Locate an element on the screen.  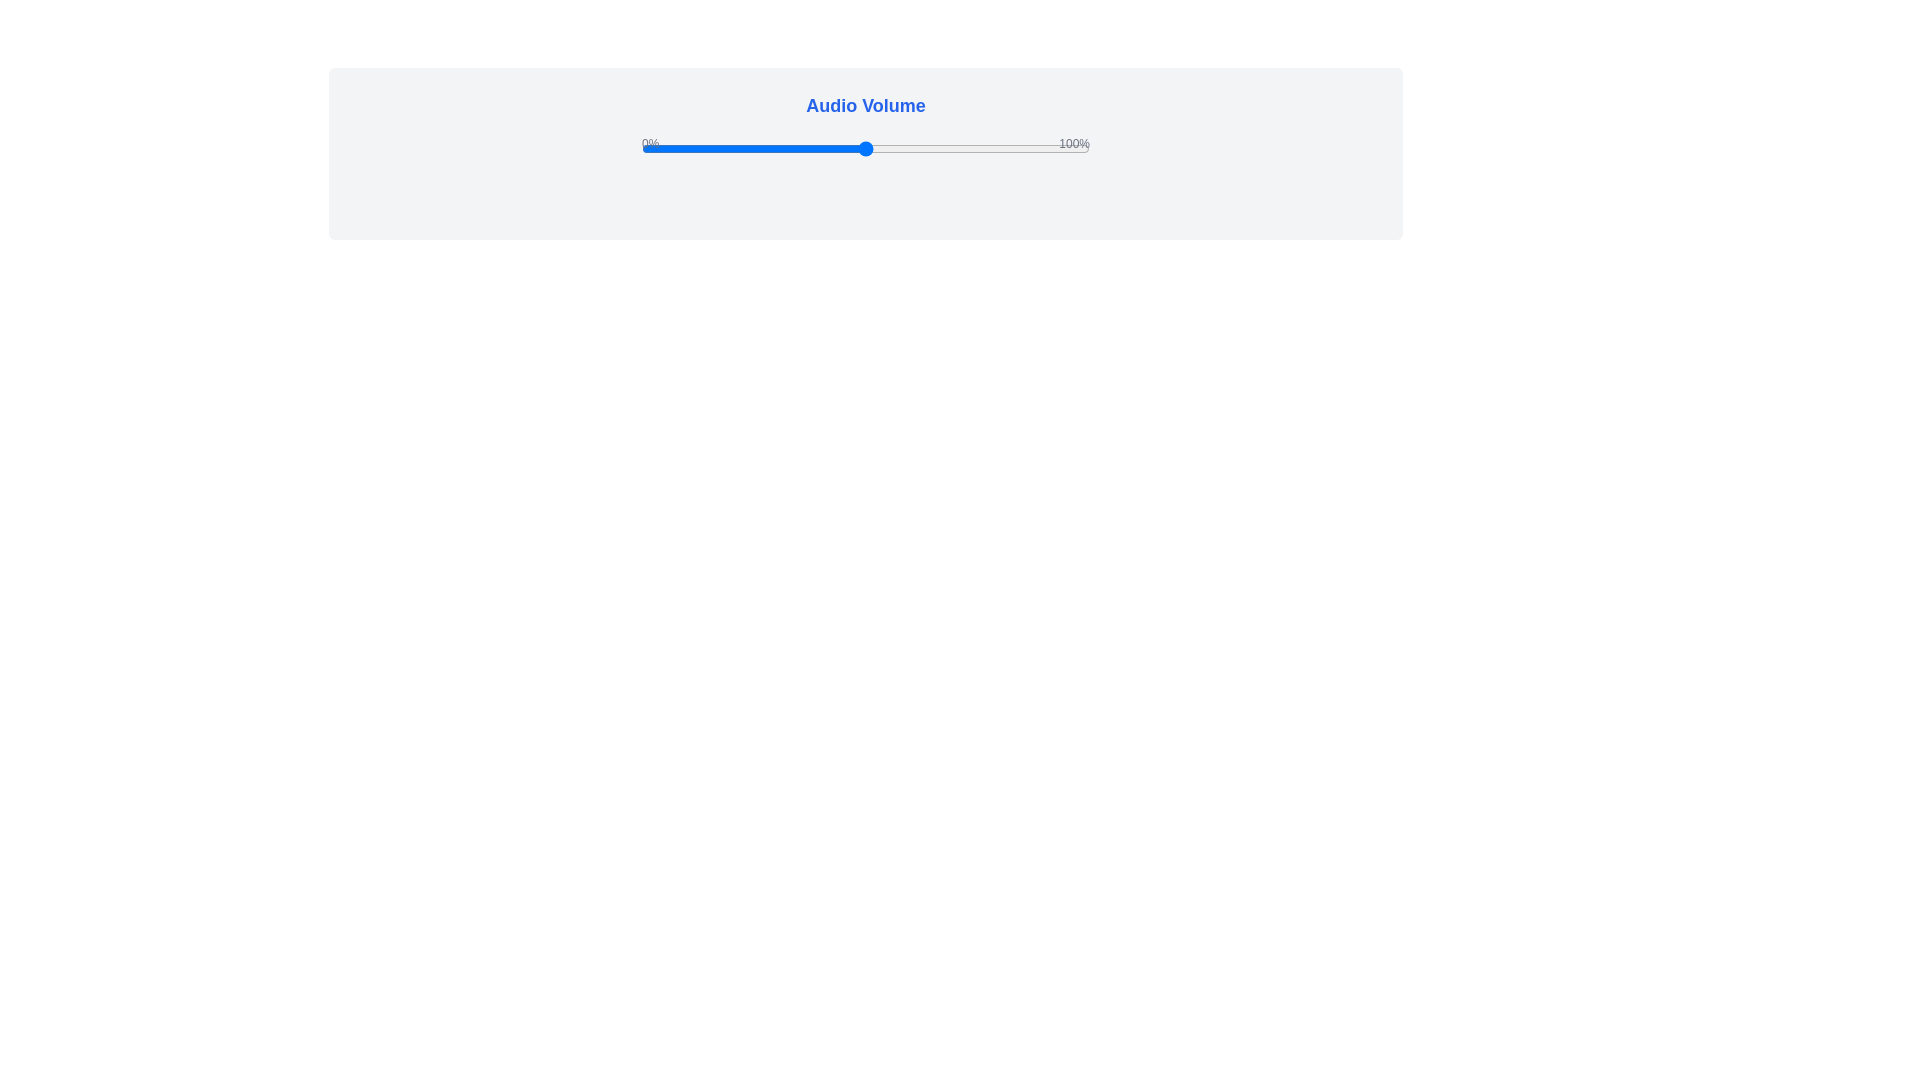
the volume is located at coordinates (950, 148).